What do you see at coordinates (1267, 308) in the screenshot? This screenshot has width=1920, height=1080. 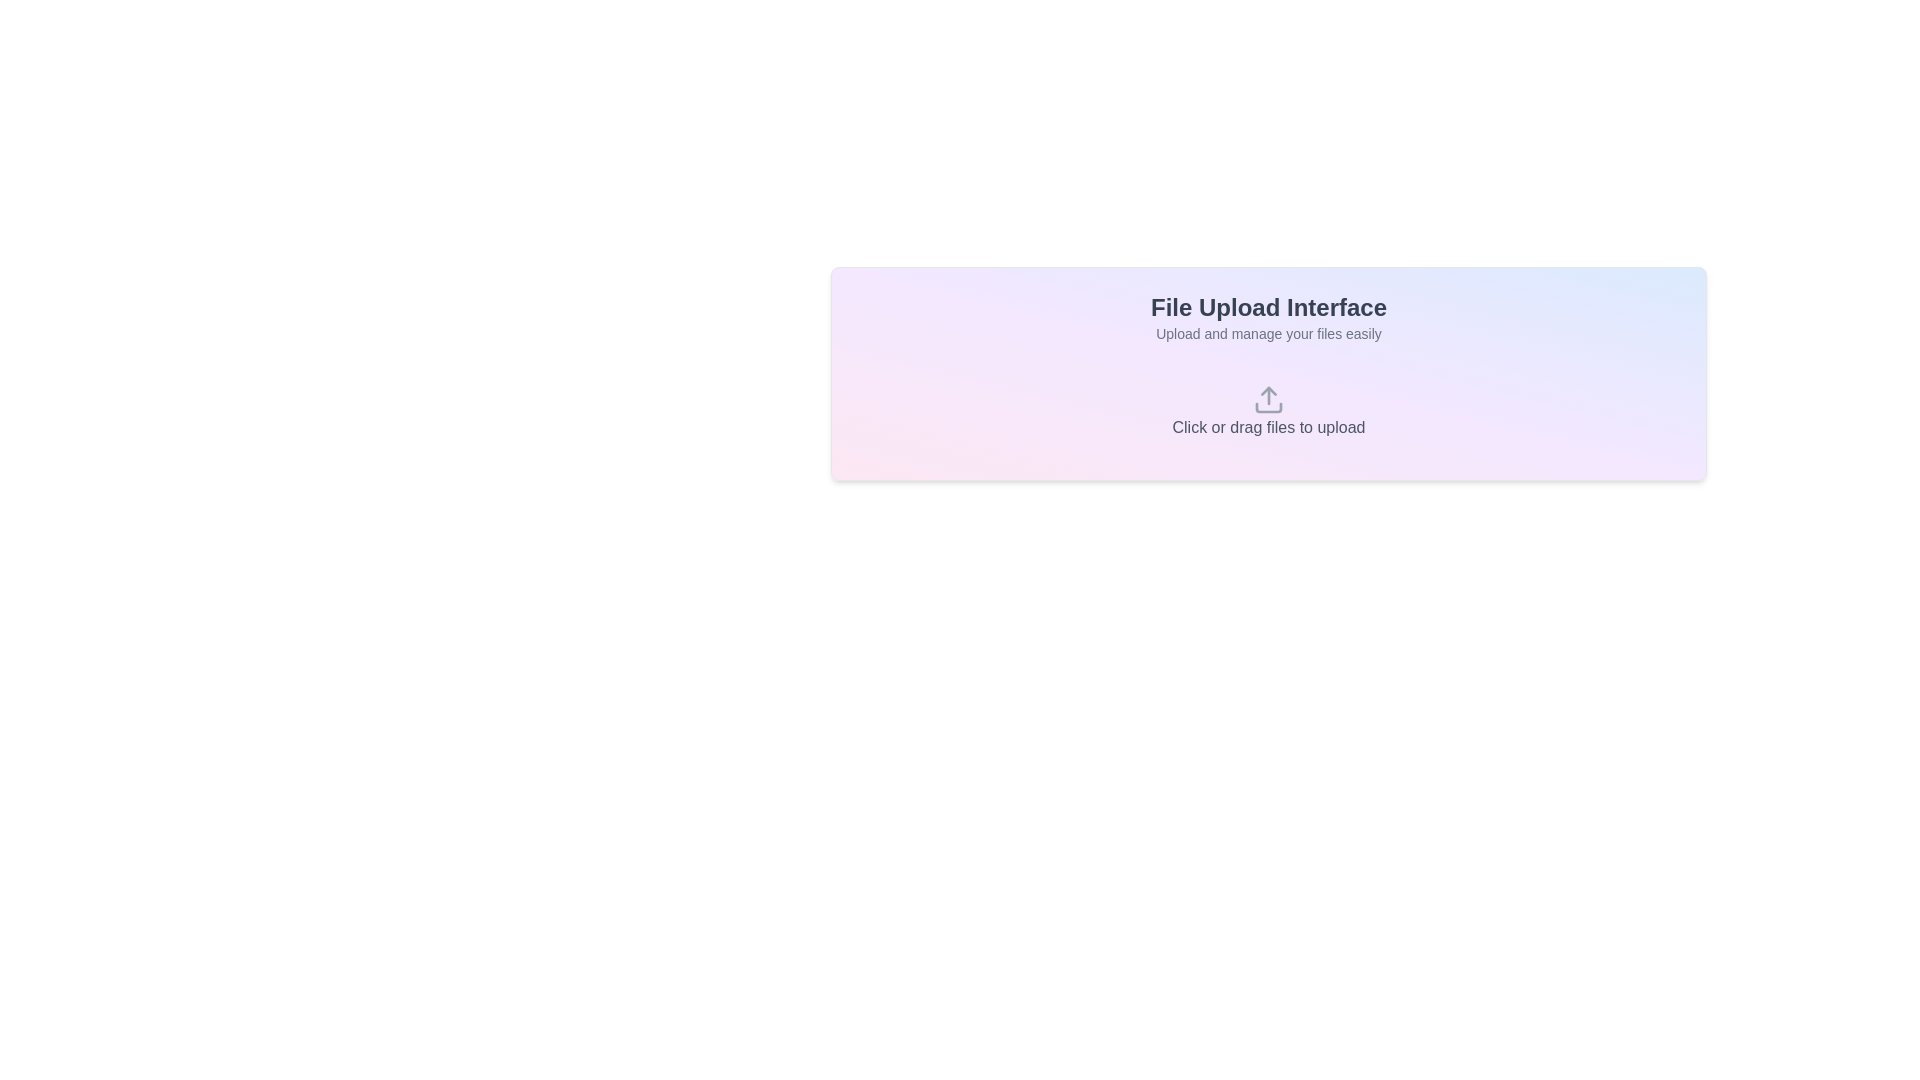 I see `title text label that serves as the heading for the interface, which is centered within the application area above the text component that says 'Upload and manage your files easily.'` at bounding box center [1267, 308].